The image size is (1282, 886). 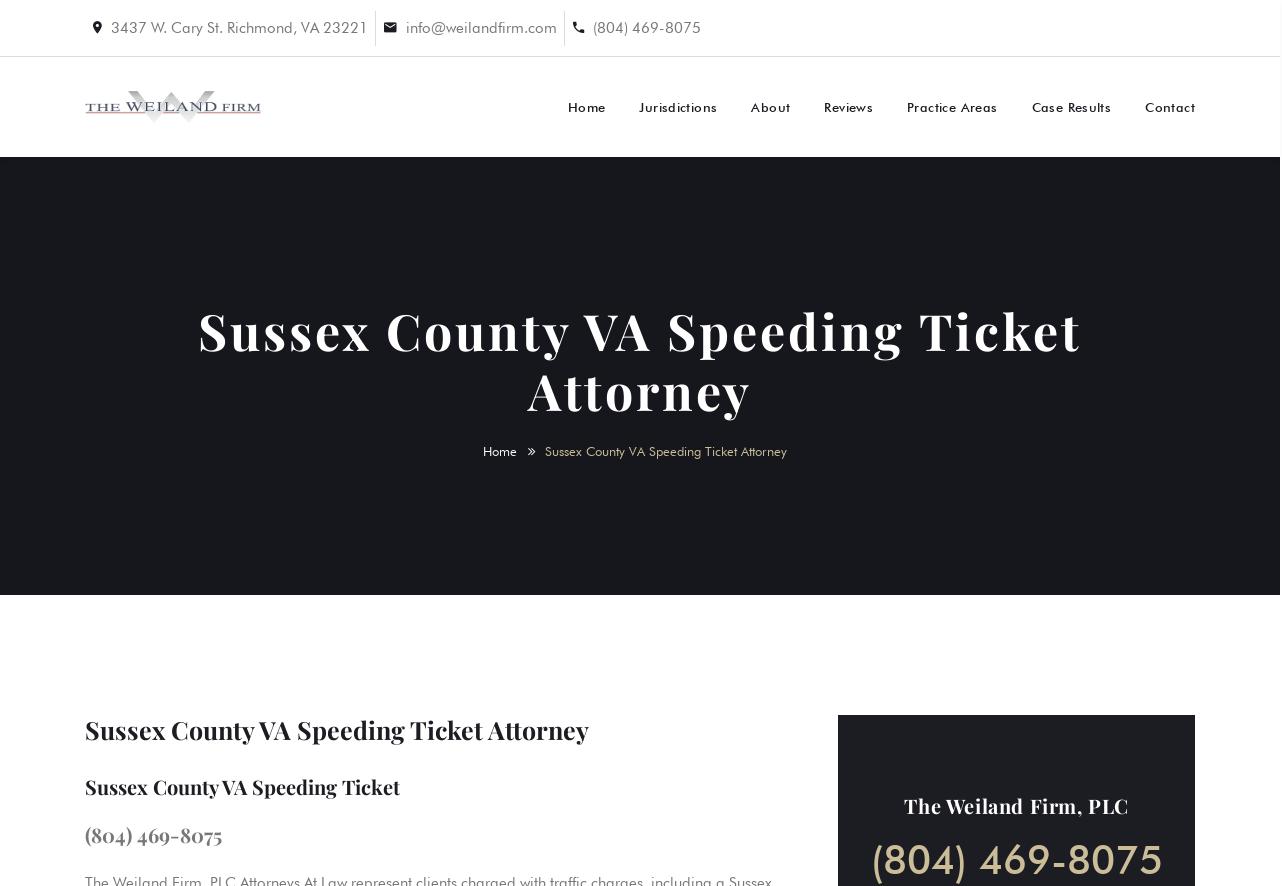 I want to click on 'John M. Weiland', so click(x=1039, y=254).